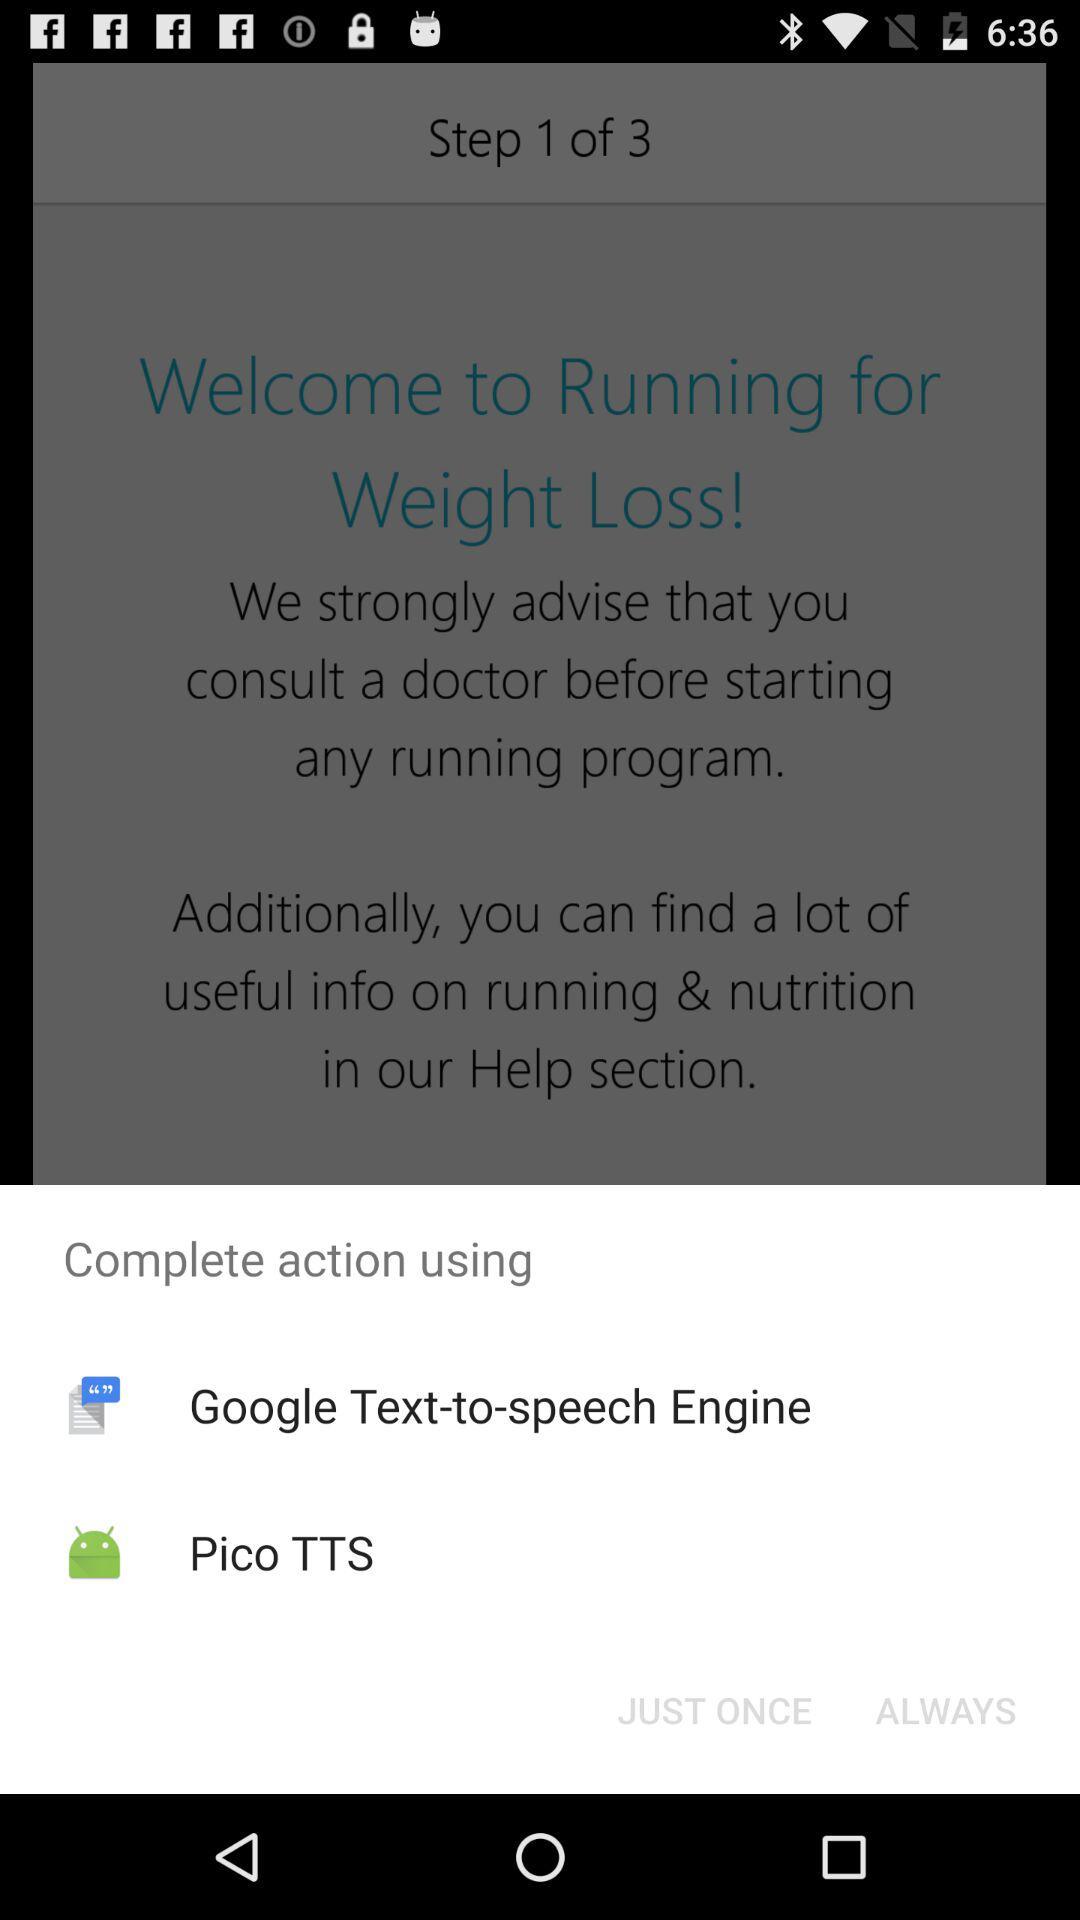  Describe the element at coordinates (499, 1404) in the screenshot. I see `the google text to item` at that location.